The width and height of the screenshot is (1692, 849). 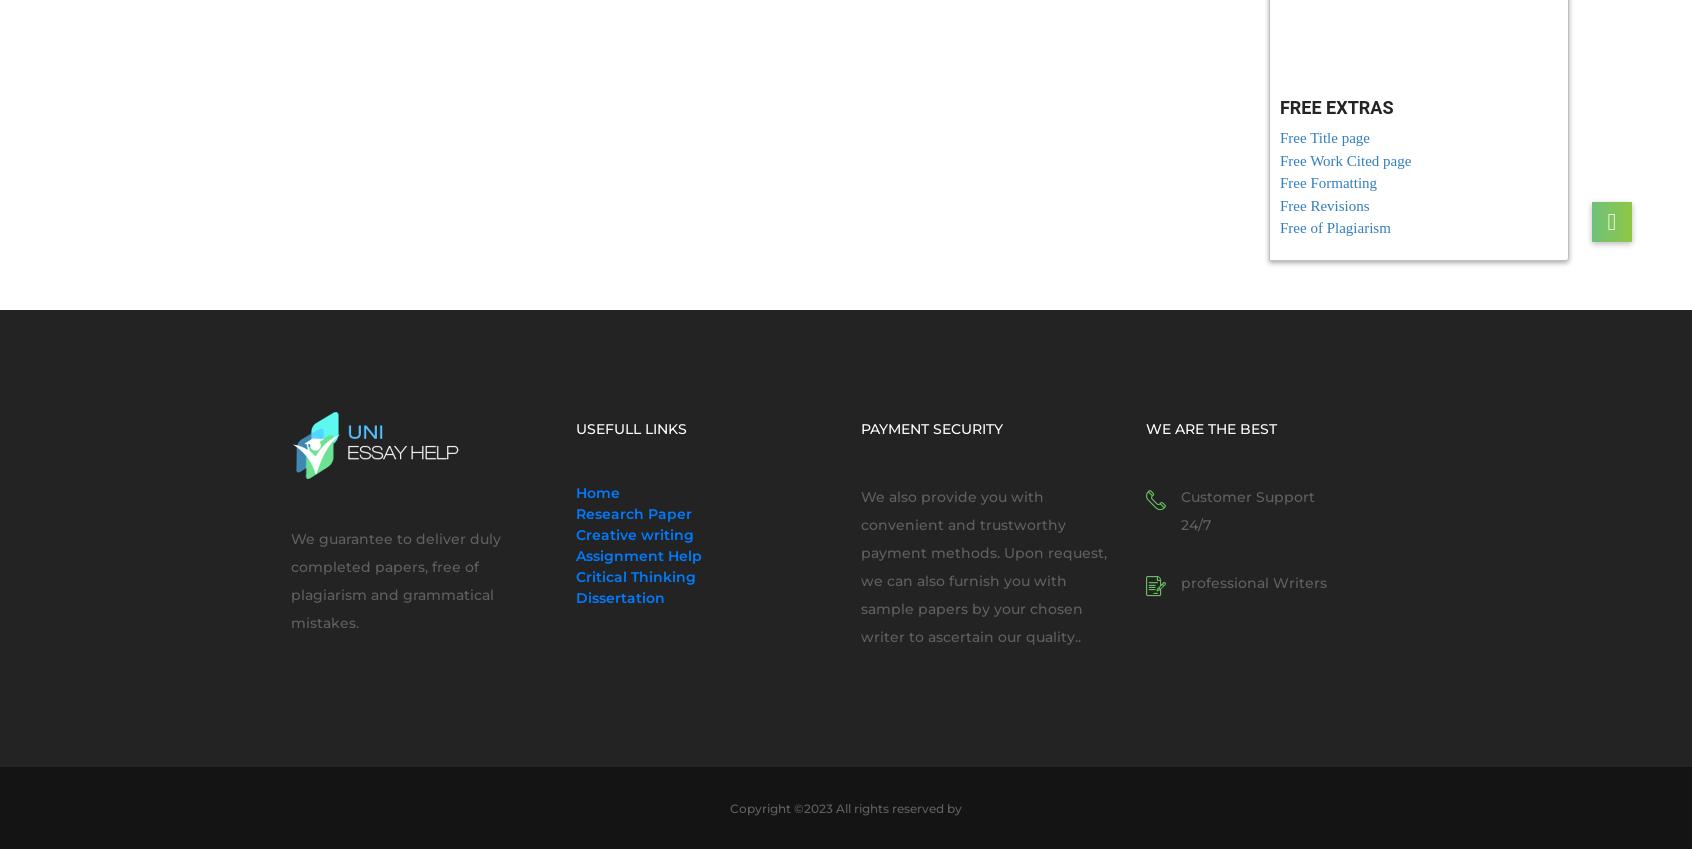 I want to click on 'Home', so click(x=596, y=492).